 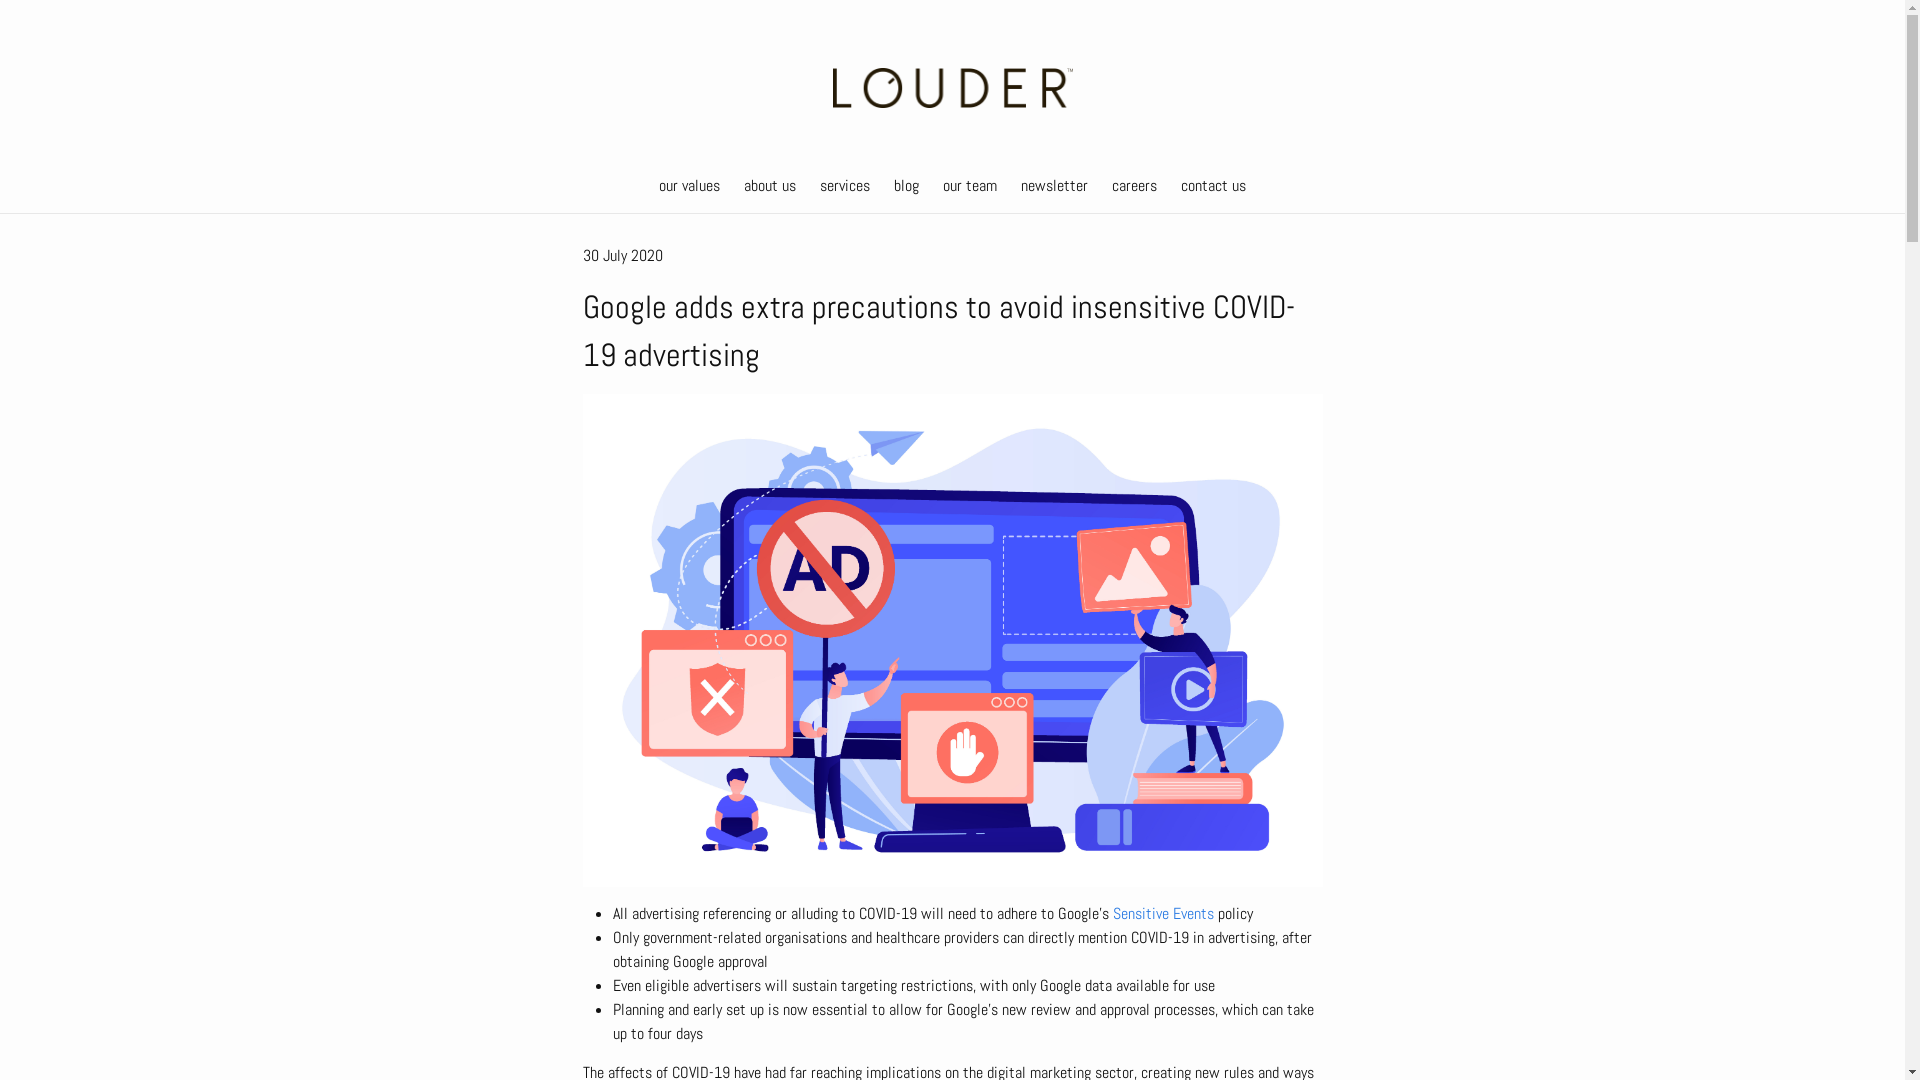 What do you see at coordinates (969, 185) in the screenshot?
I see `'our team'` at bounding box center [969, 185].